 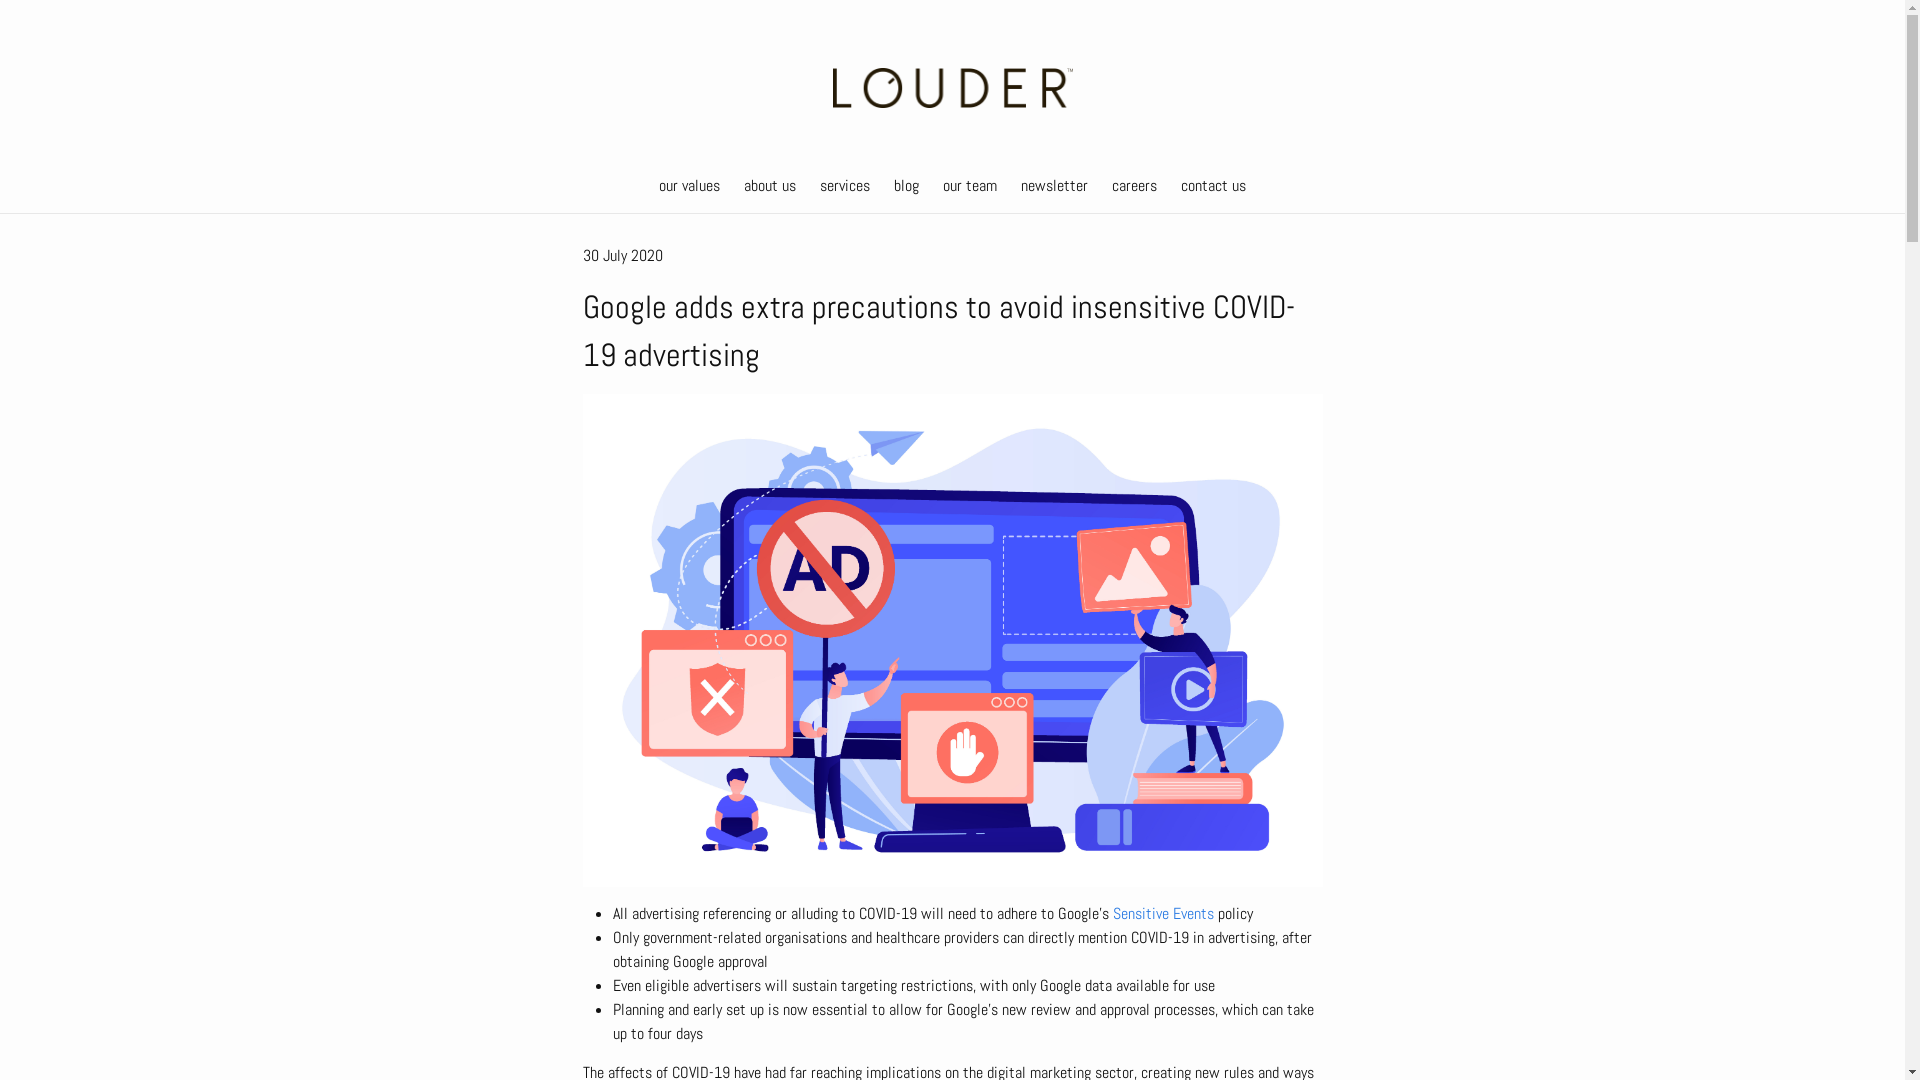 What do you see at coordinates (969, 185) in the screenshot?
I see `'our team'` at bounding box center [969, 185].